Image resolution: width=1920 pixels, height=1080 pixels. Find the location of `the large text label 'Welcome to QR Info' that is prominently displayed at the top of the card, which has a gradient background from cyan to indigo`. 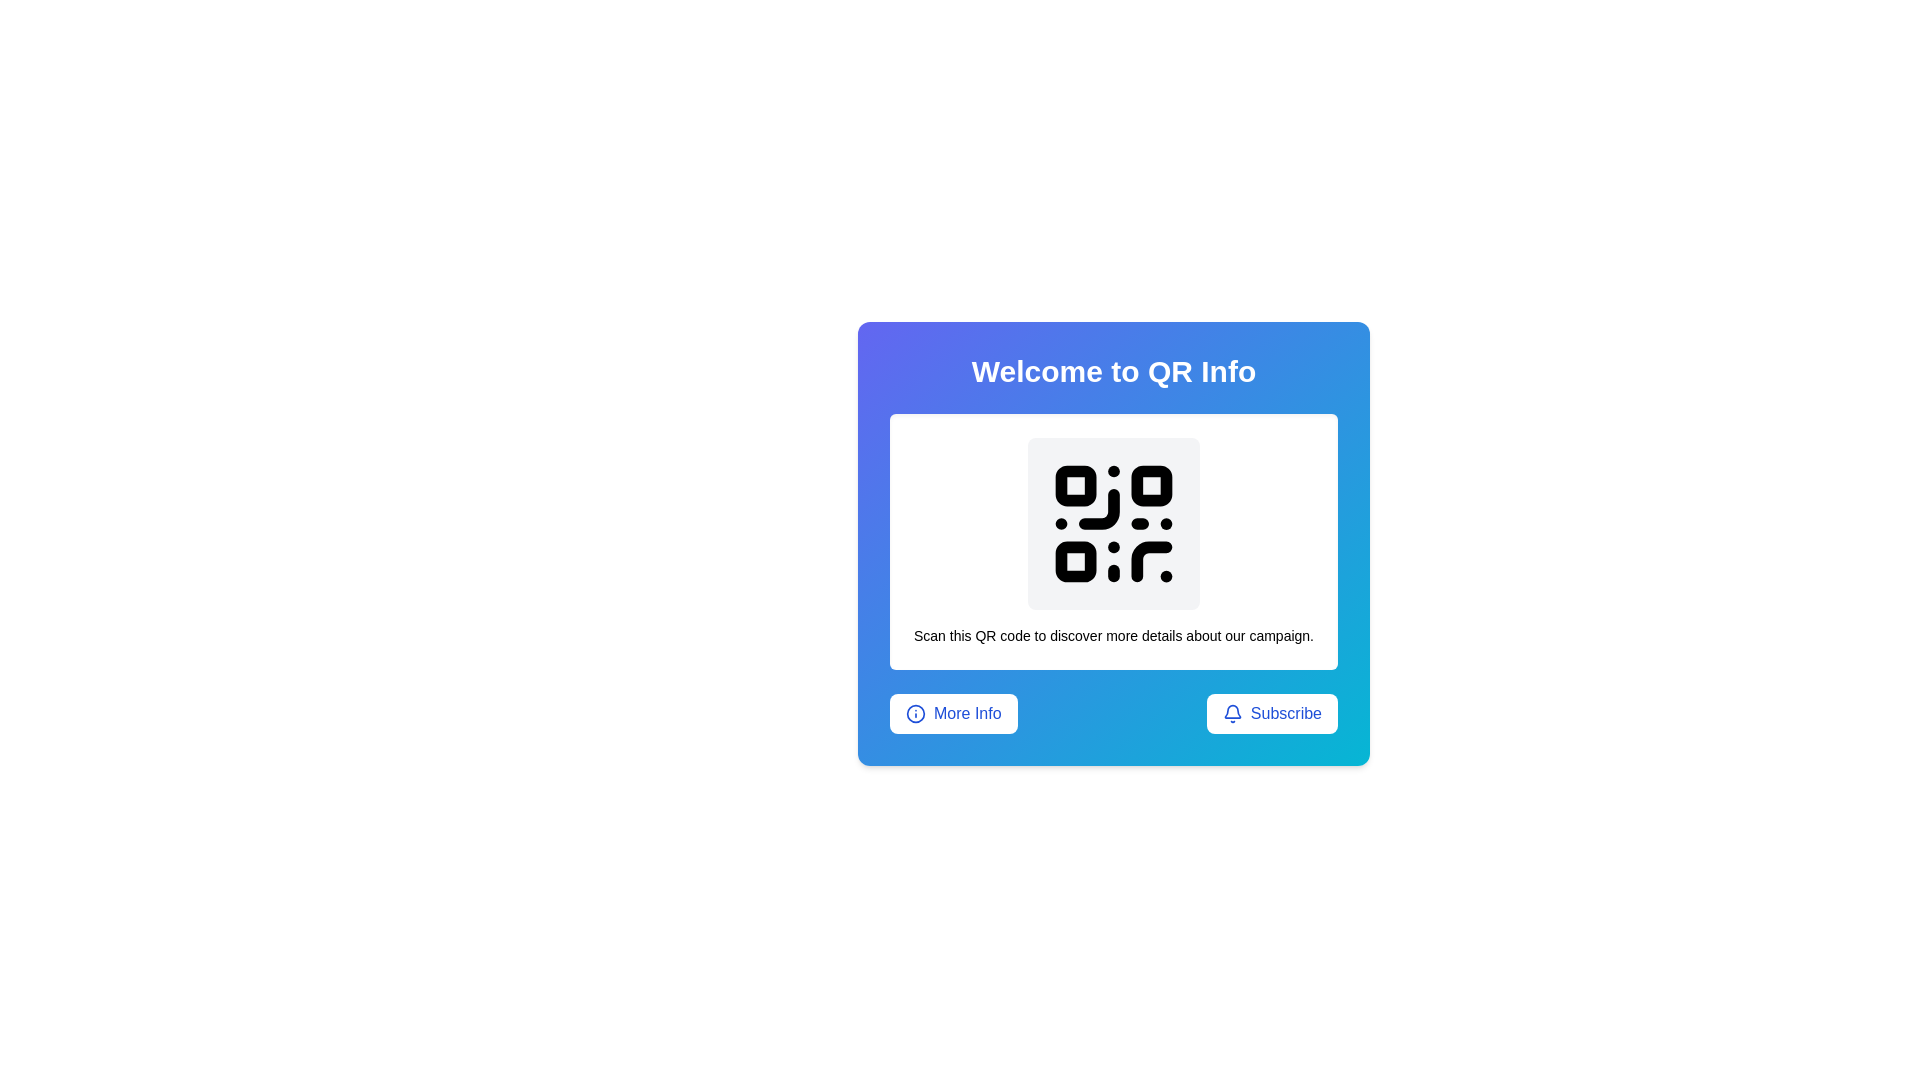

the large text label 'Welcome to QR Info' that is prominently displayed at the top of the card, which has a gradient background from cyan to indigo is located at coordinates (1112, 371).